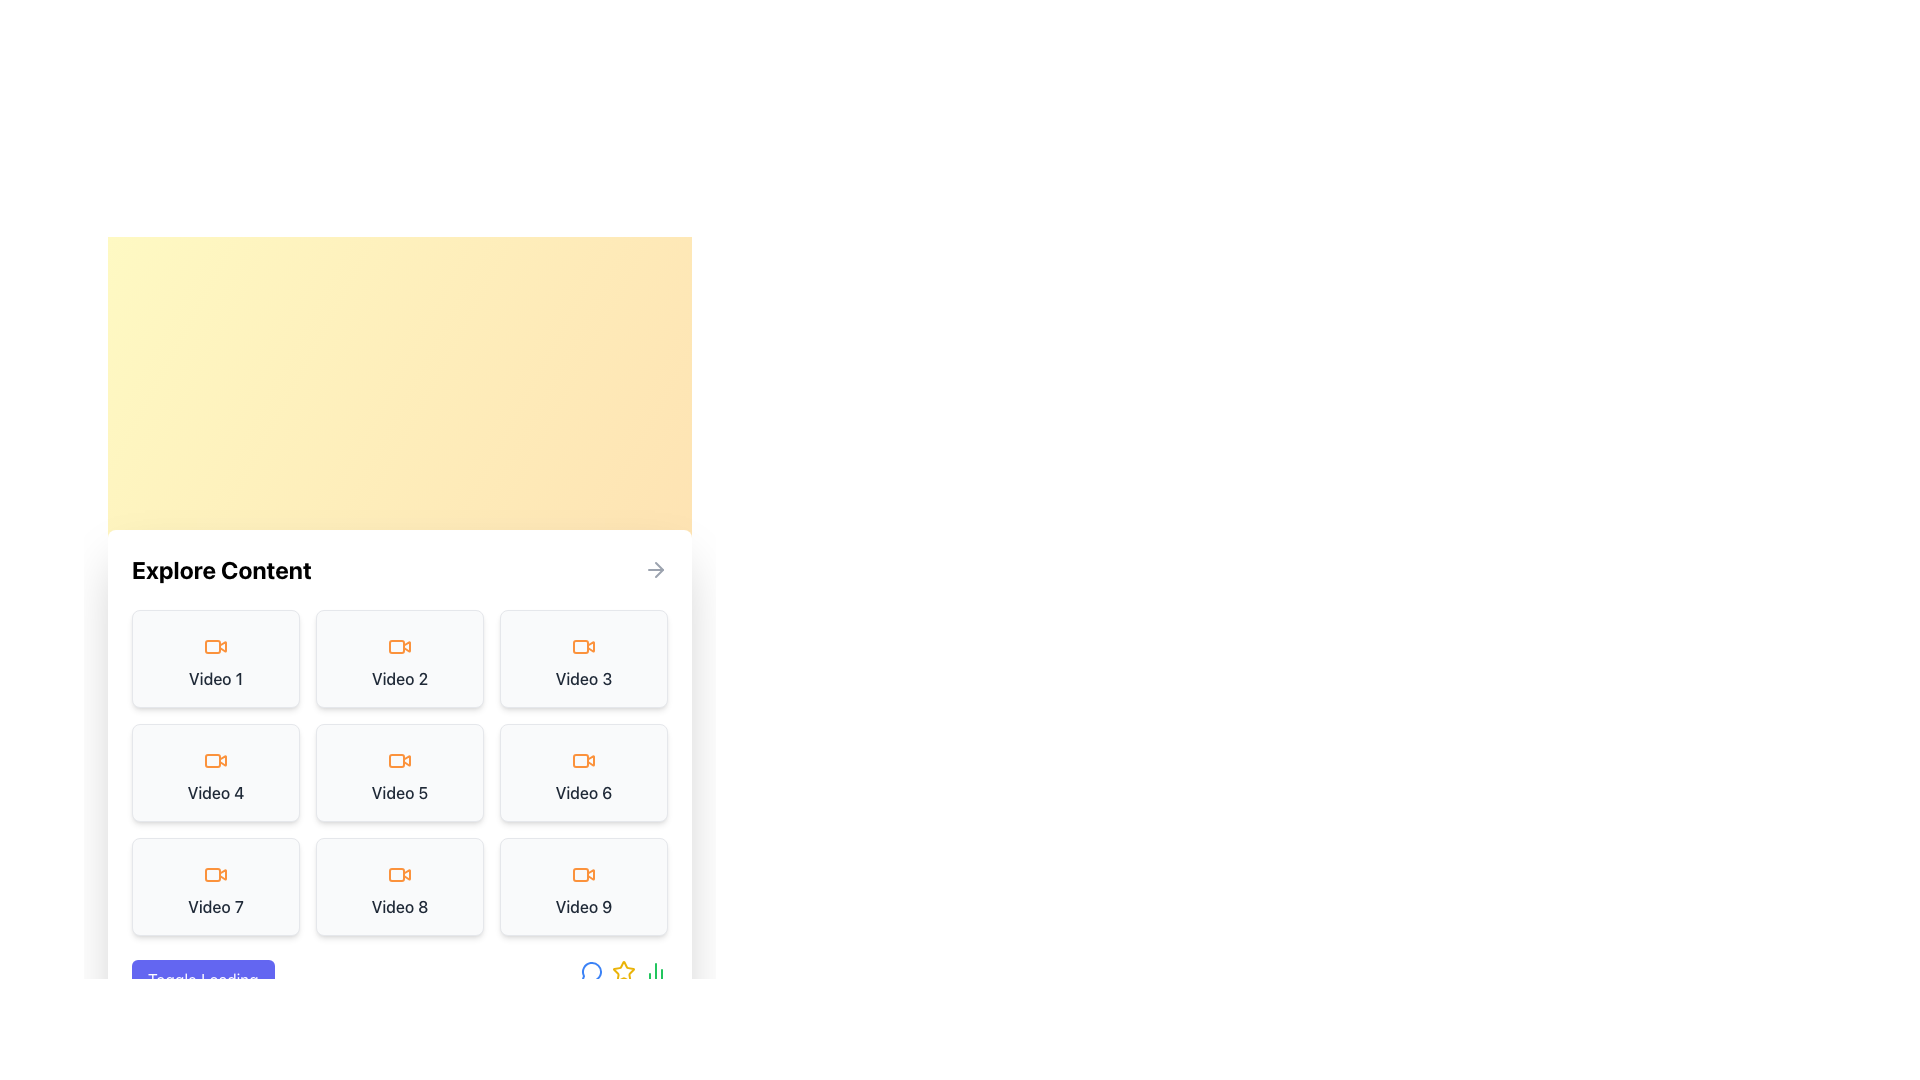 The image size is (1920, 1080). Describe the element at coordinates (399, 659) in the screenshot. I see `the selectable card in the top row, middle column of the grid layout` at that location.